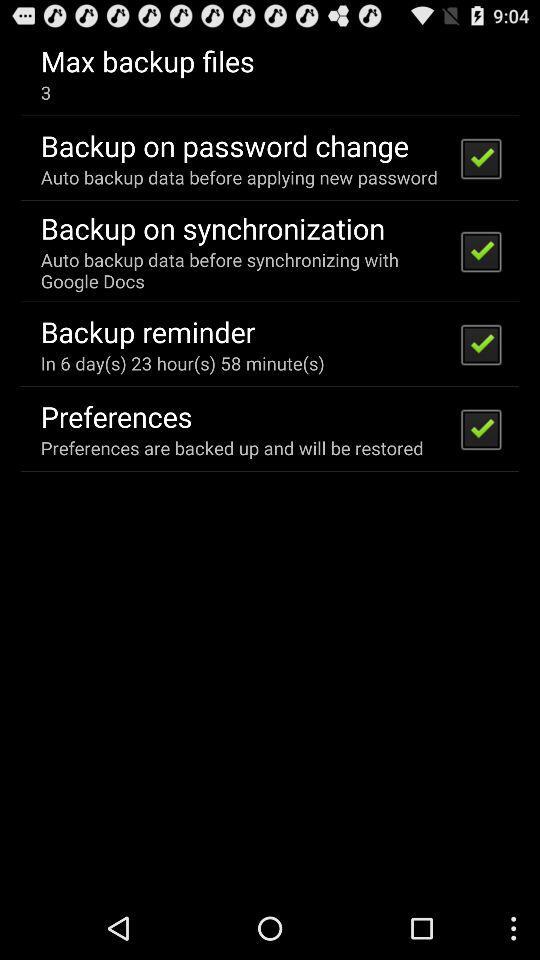  I want to click on backup reminder icon, so click(147, 331).